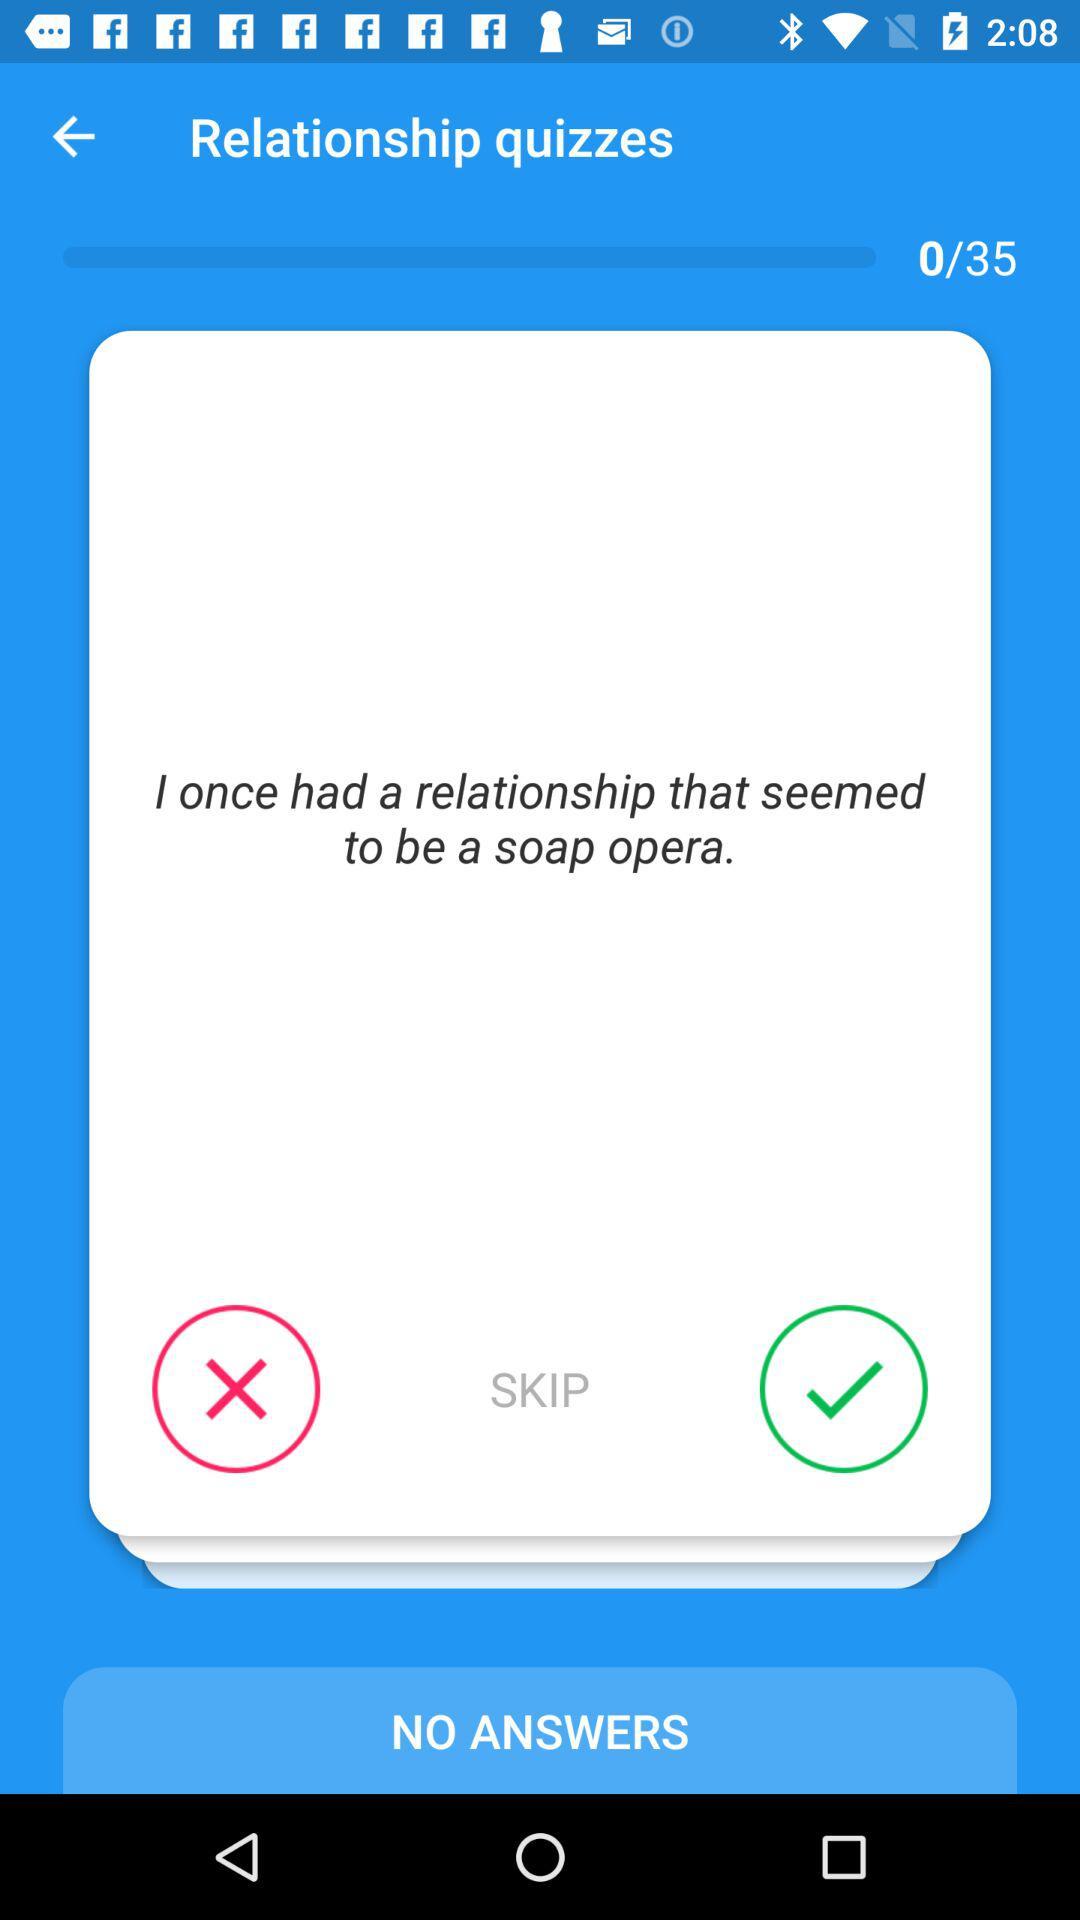 This screenshot has height=1920, width=1080. Describe the element at coordinates (540, 1729) in the screenshot. I see `the text which is at the bottom of the page` at that location.